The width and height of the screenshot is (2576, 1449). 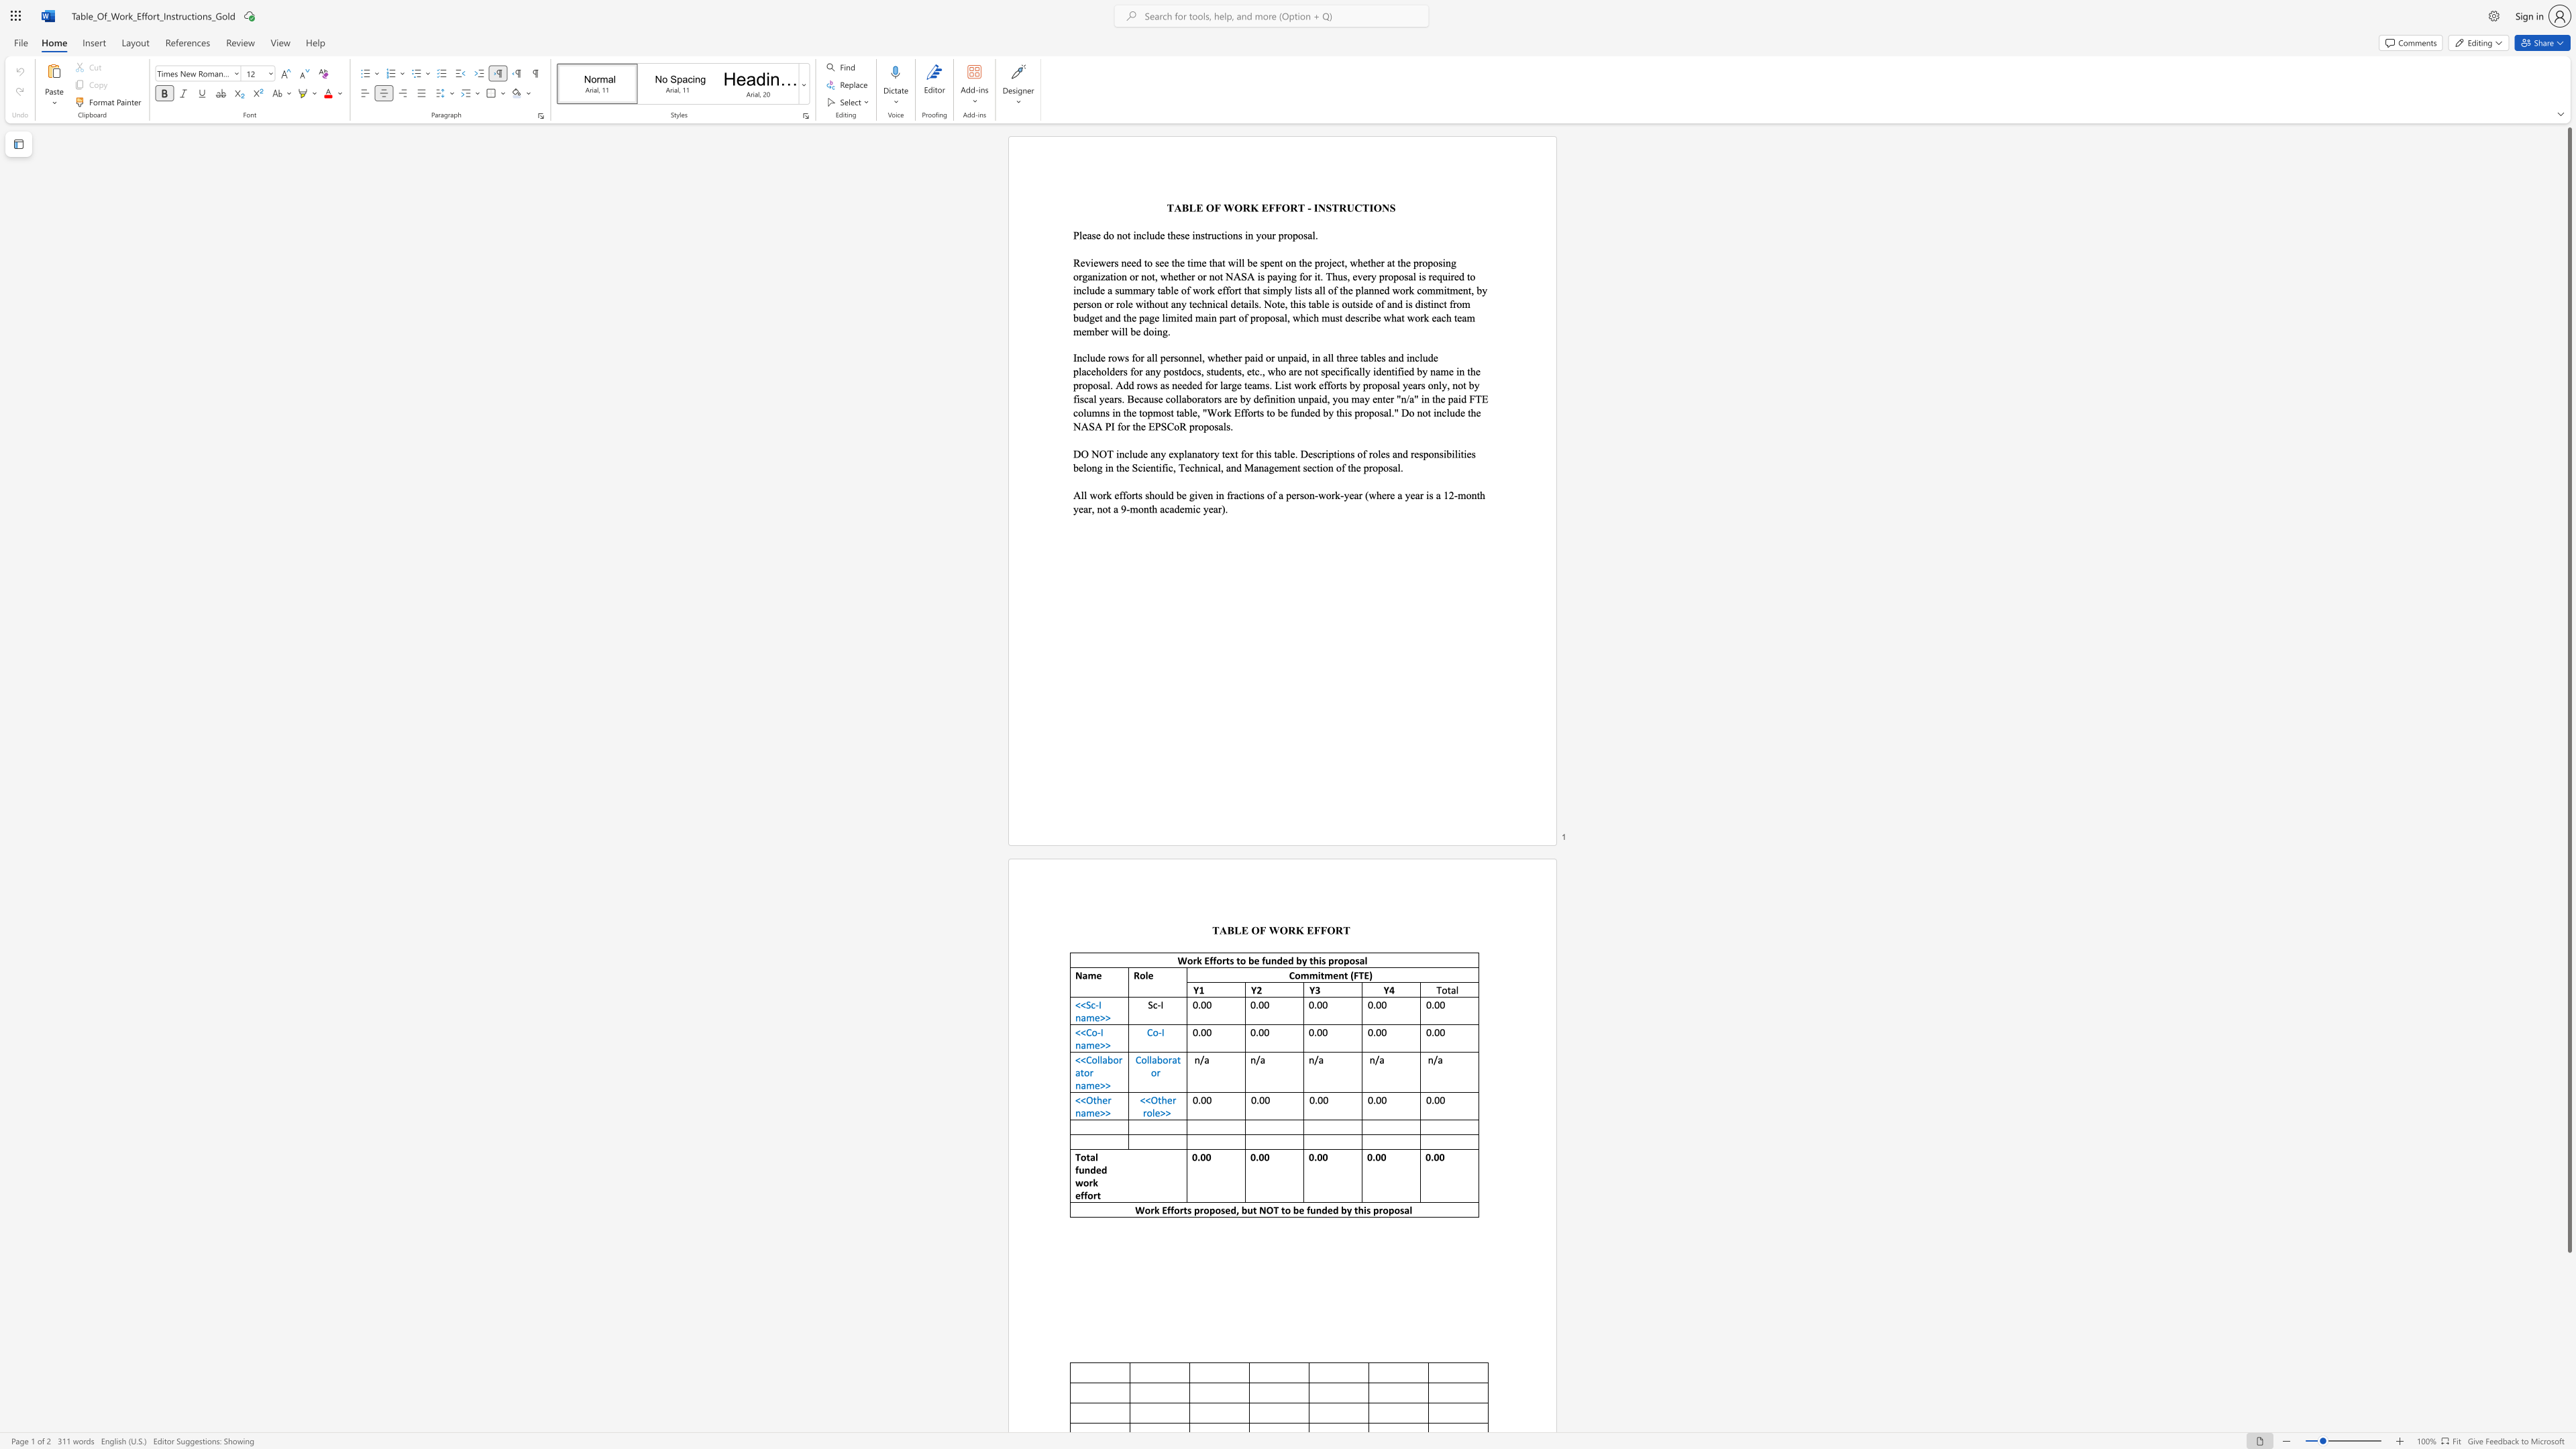 What do you see at coordinates (2568, 1348) in the screenshot?
I see `the scrollbar to scroll the page down` at bounding box center [2568, 1348].